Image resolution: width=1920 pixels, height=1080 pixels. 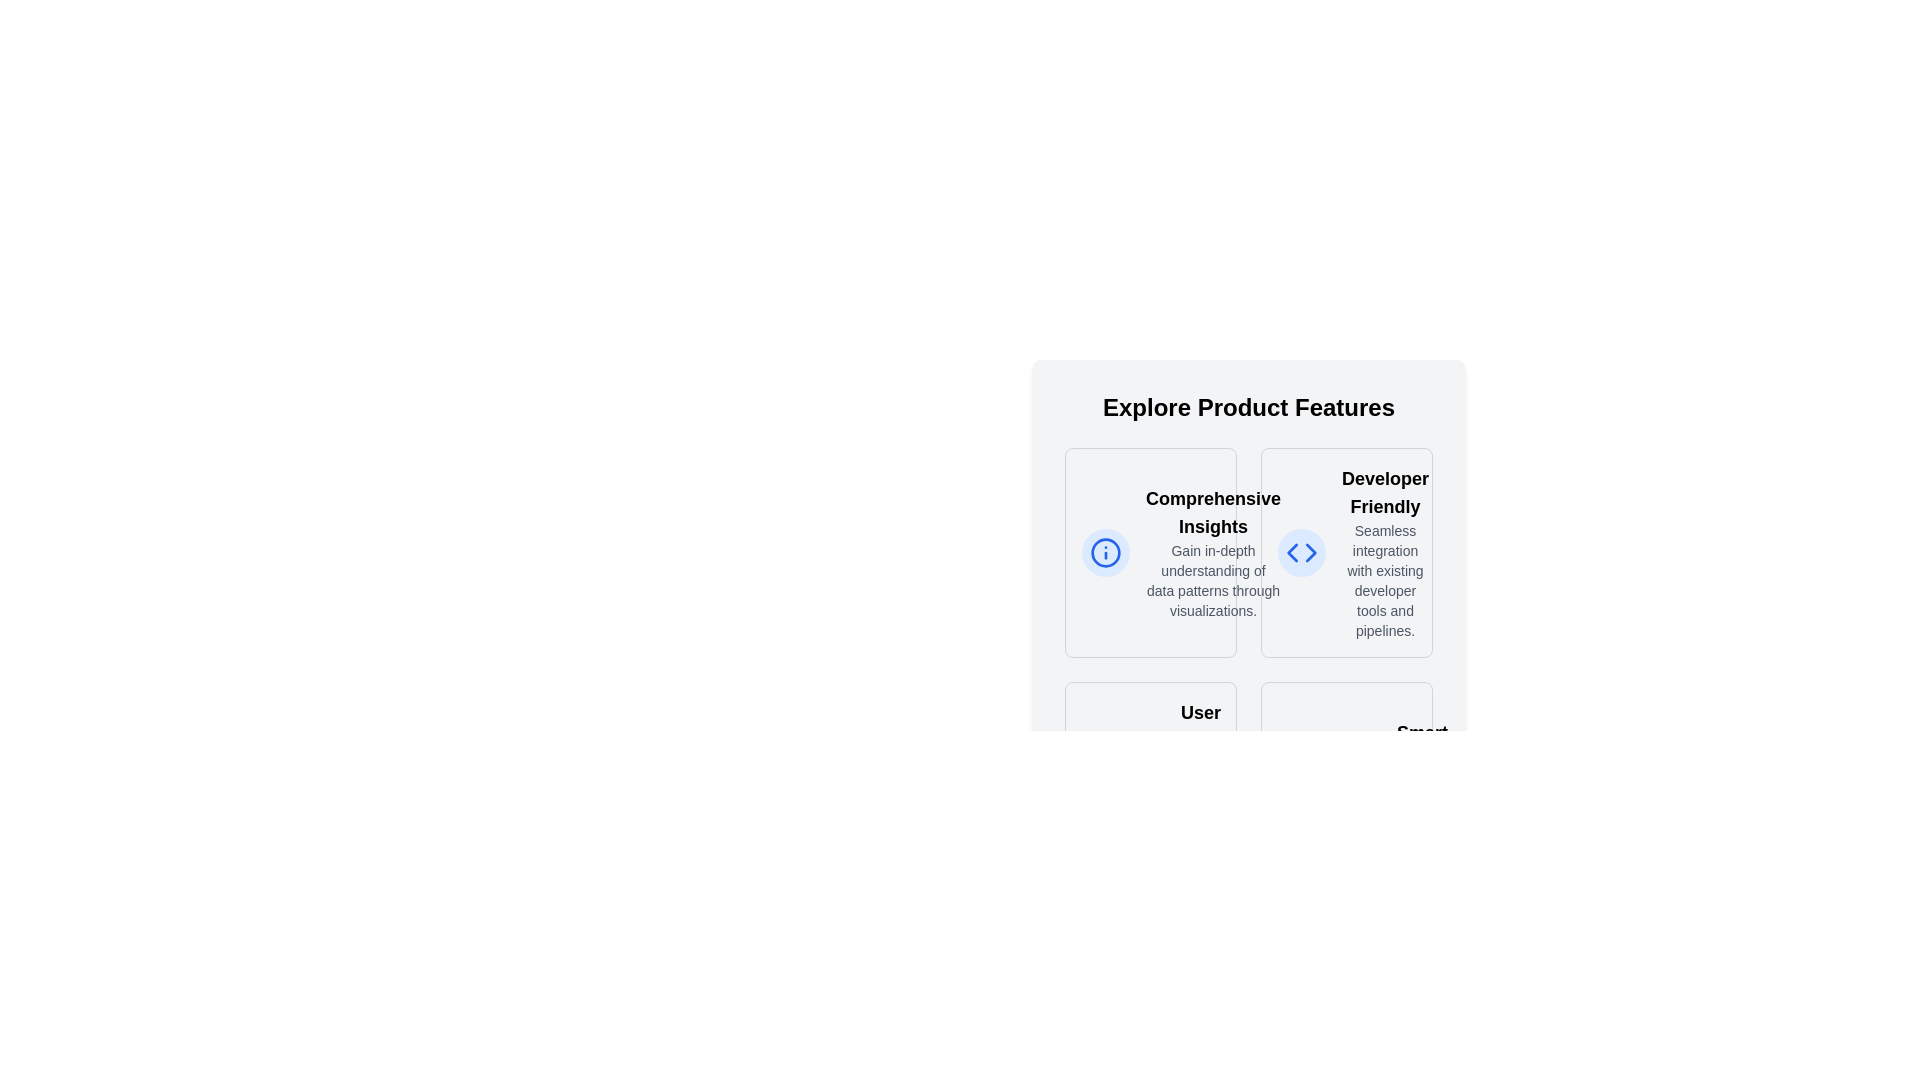 I want to click on the 'Comprehensive Insights' Informational Card located in the top left corner of the grid layout, so click(x=1151, y=552).